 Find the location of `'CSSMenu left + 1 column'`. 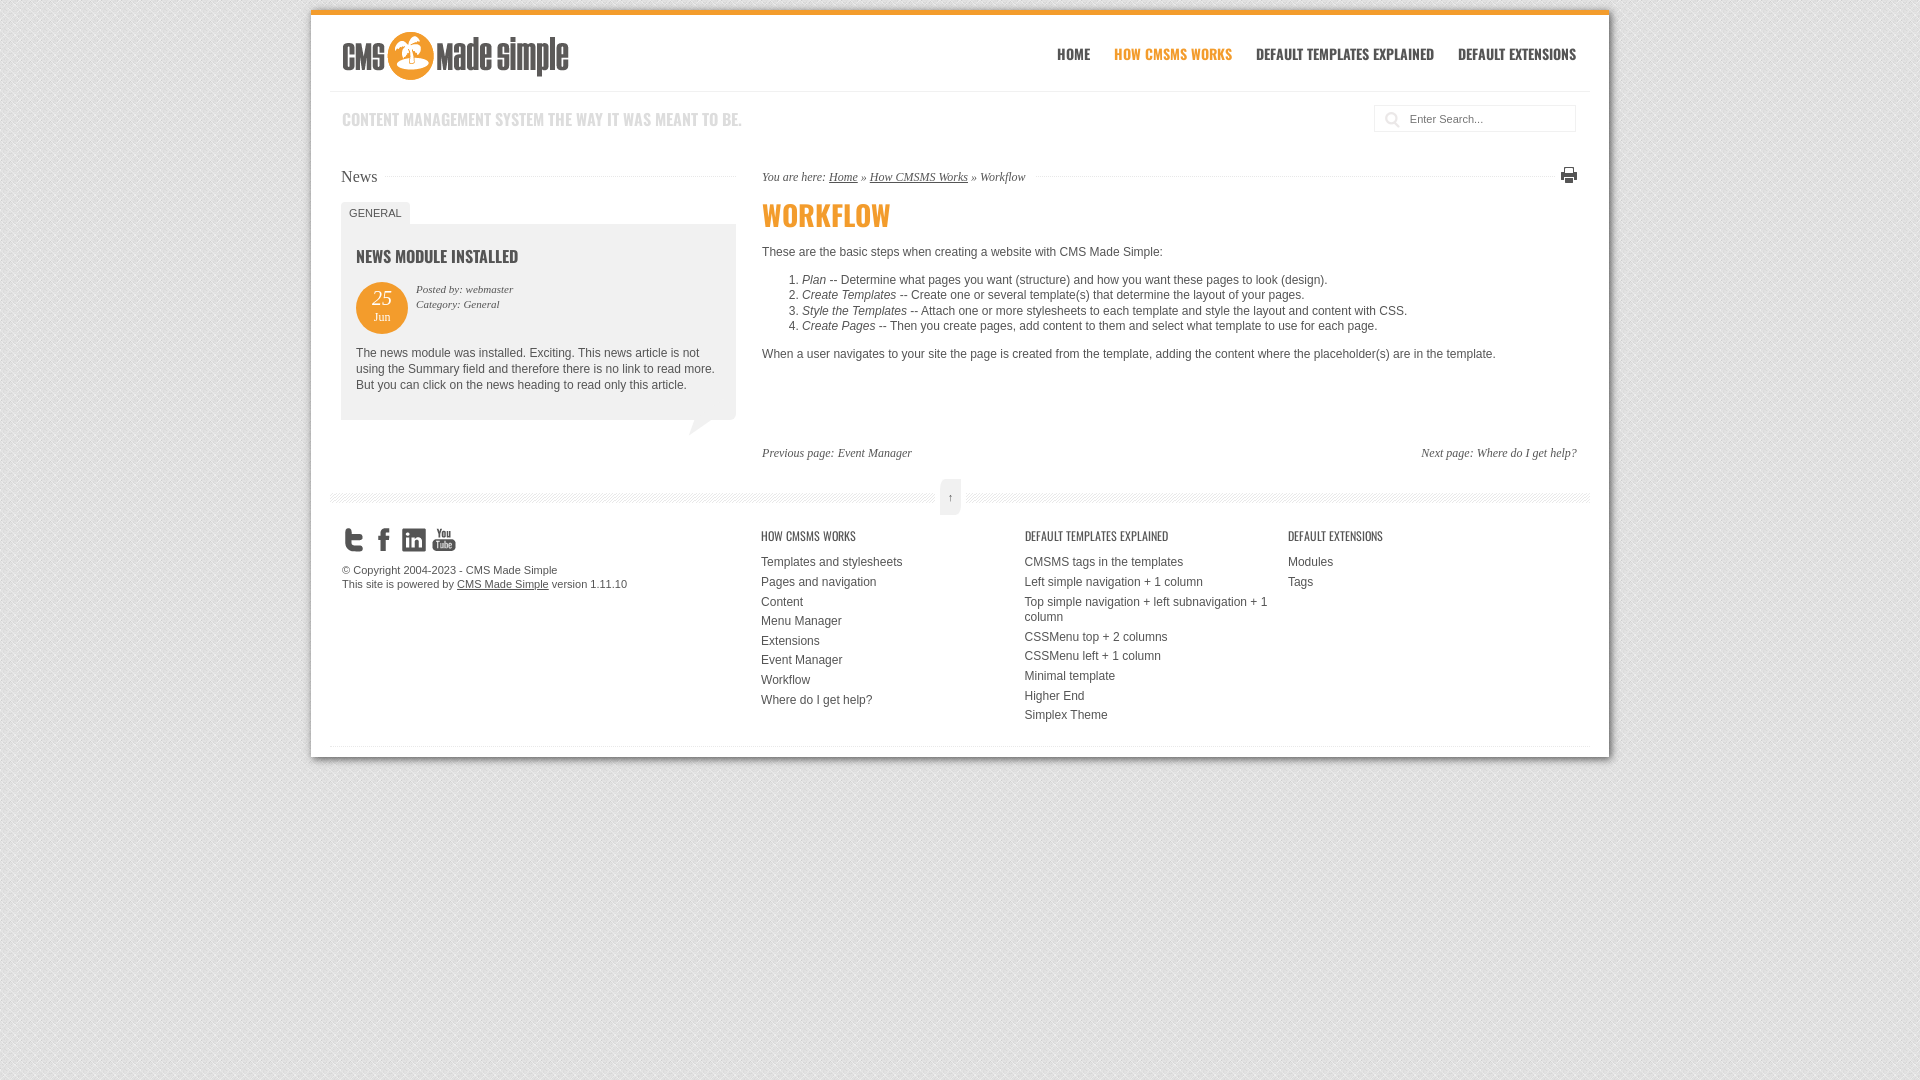

'CSSMenu left + 1 column' is located at coordinates (1155, 656).